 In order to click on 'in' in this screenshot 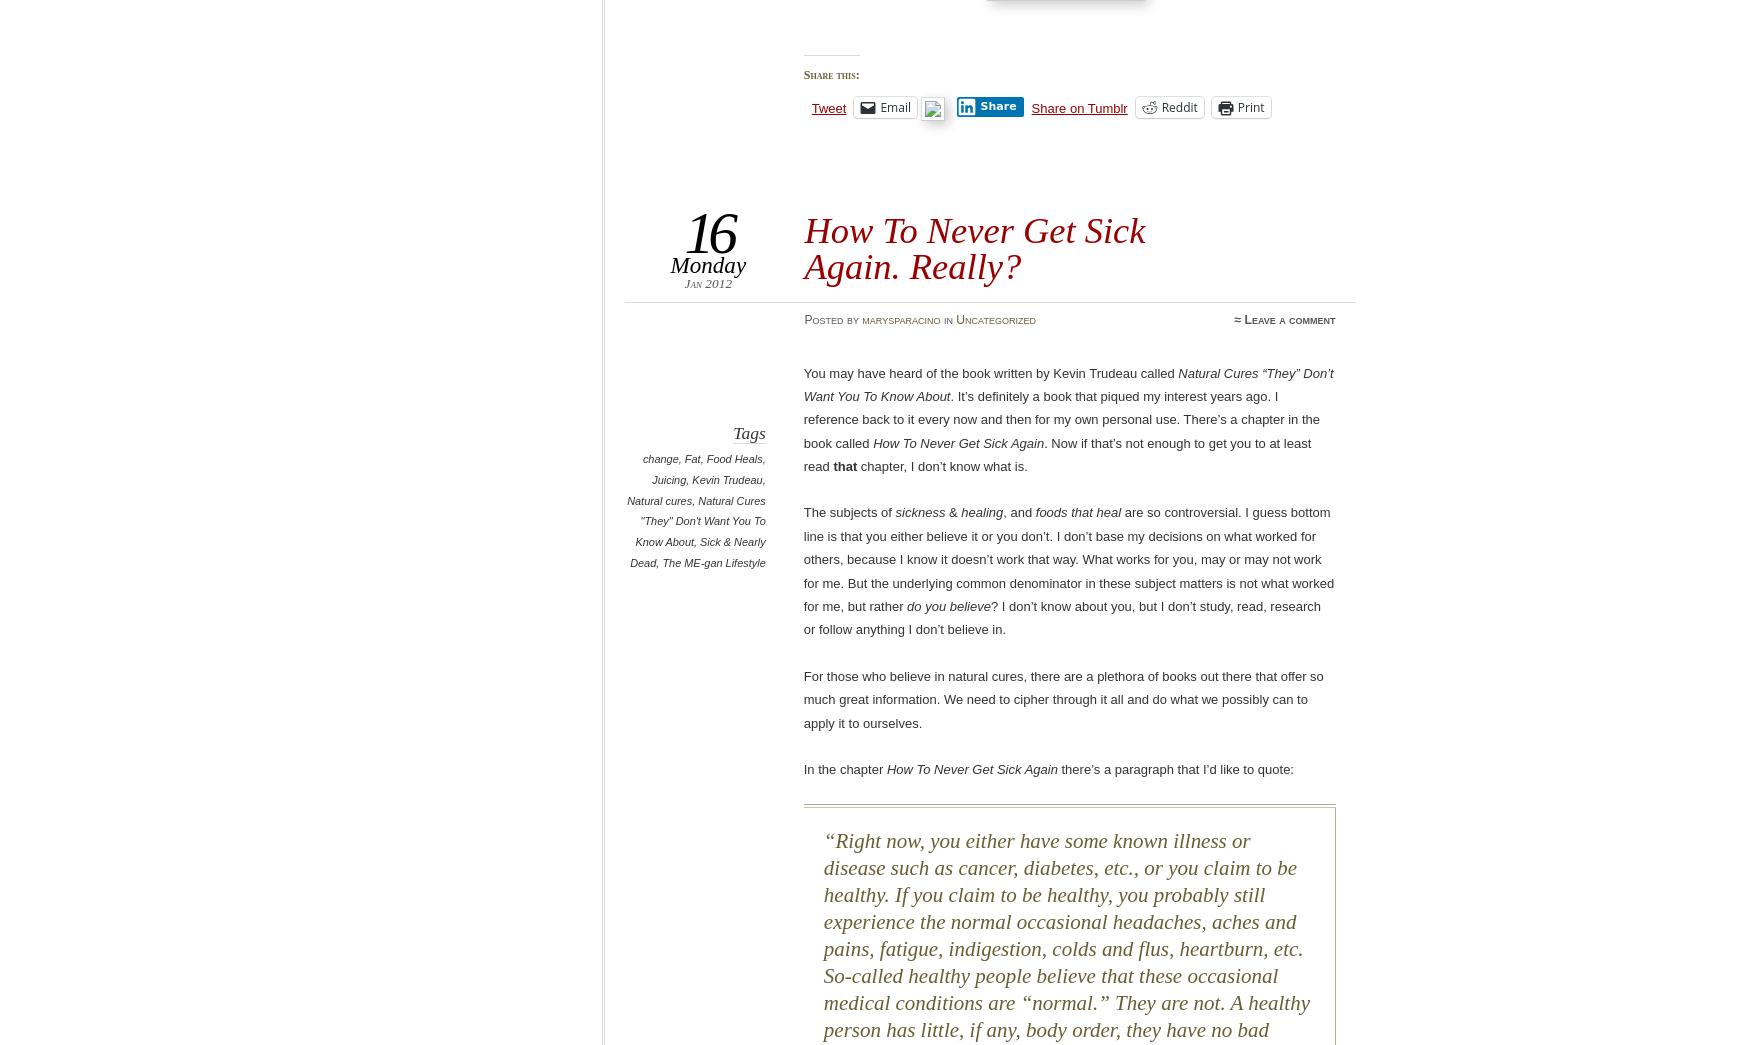, I will do `click(946, 319)`.